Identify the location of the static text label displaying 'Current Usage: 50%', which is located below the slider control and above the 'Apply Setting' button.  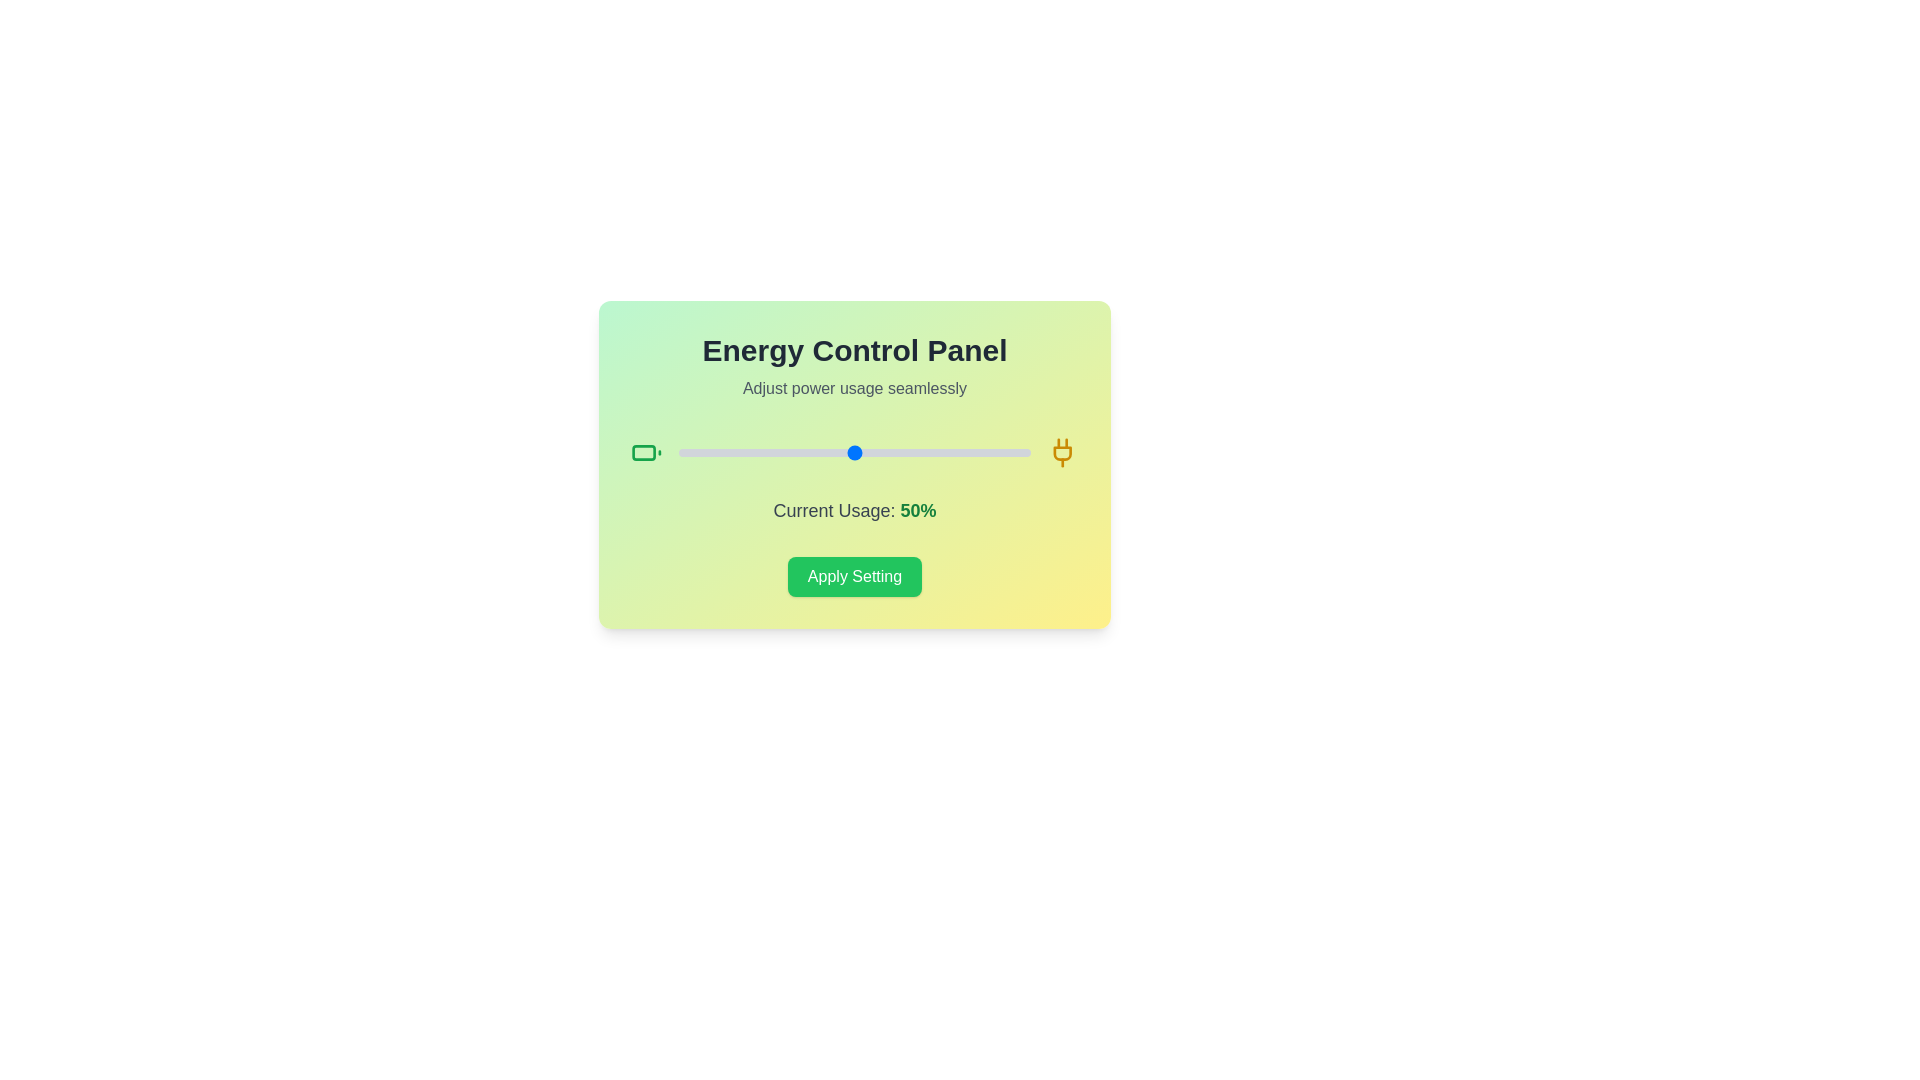
(854, 509).